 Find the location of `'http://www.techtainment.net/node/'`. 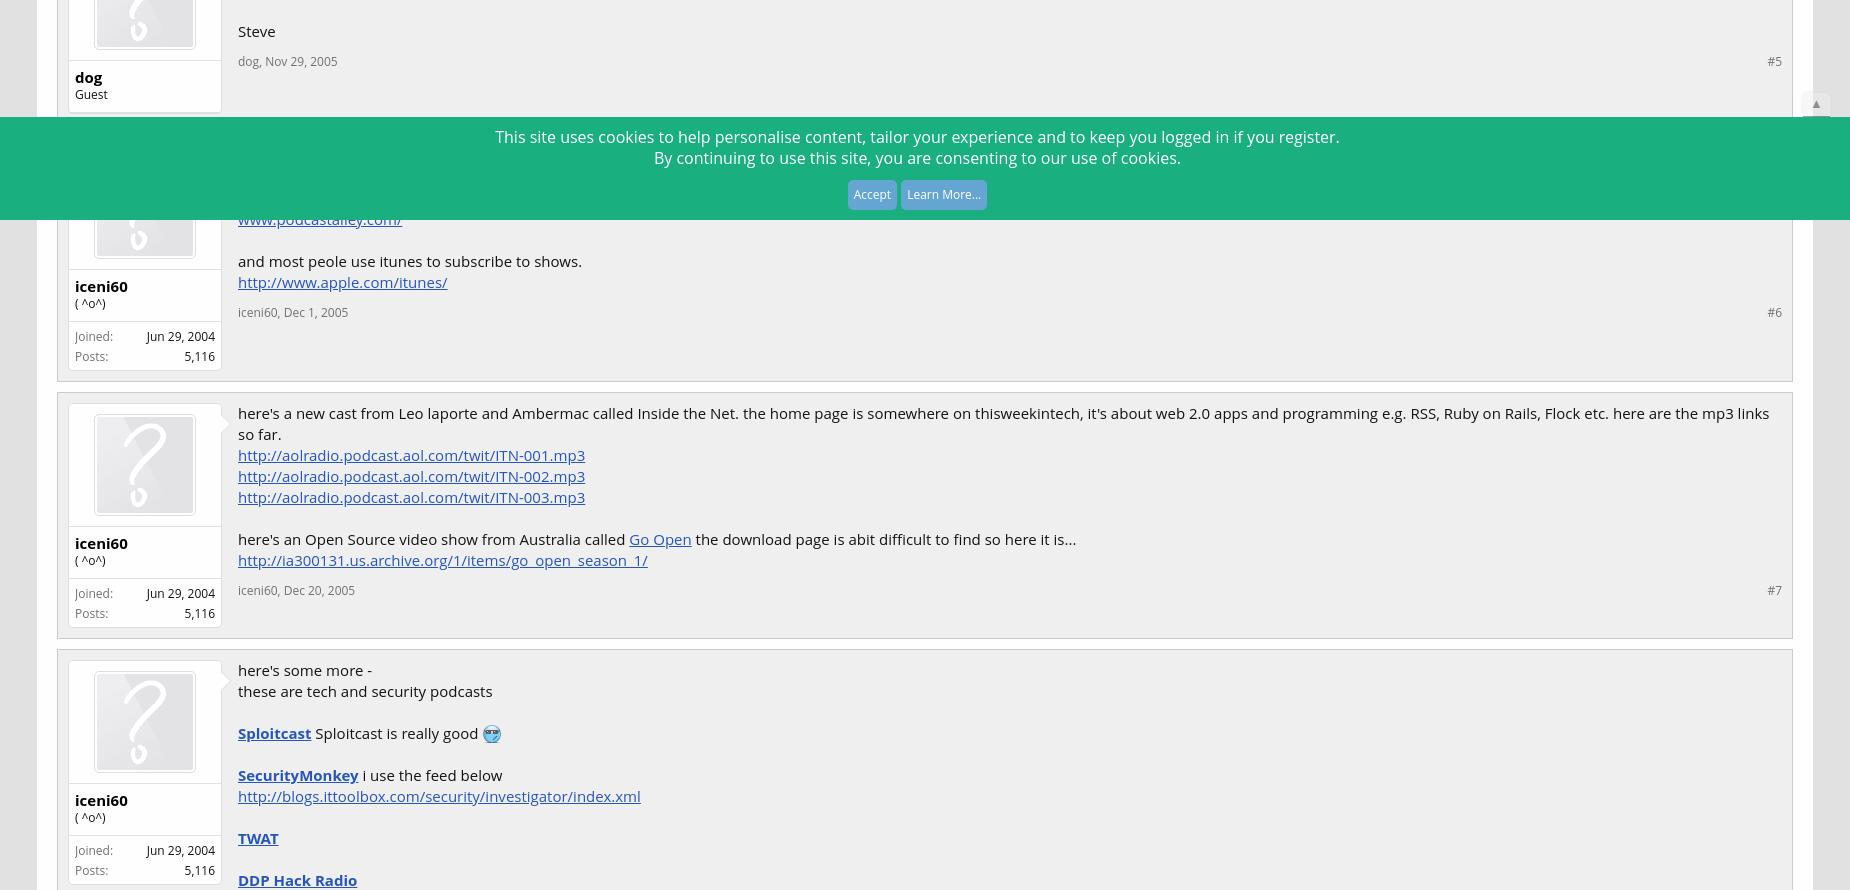

'http://www.techtainment.net/node/' is located at coordinates (361, 176).